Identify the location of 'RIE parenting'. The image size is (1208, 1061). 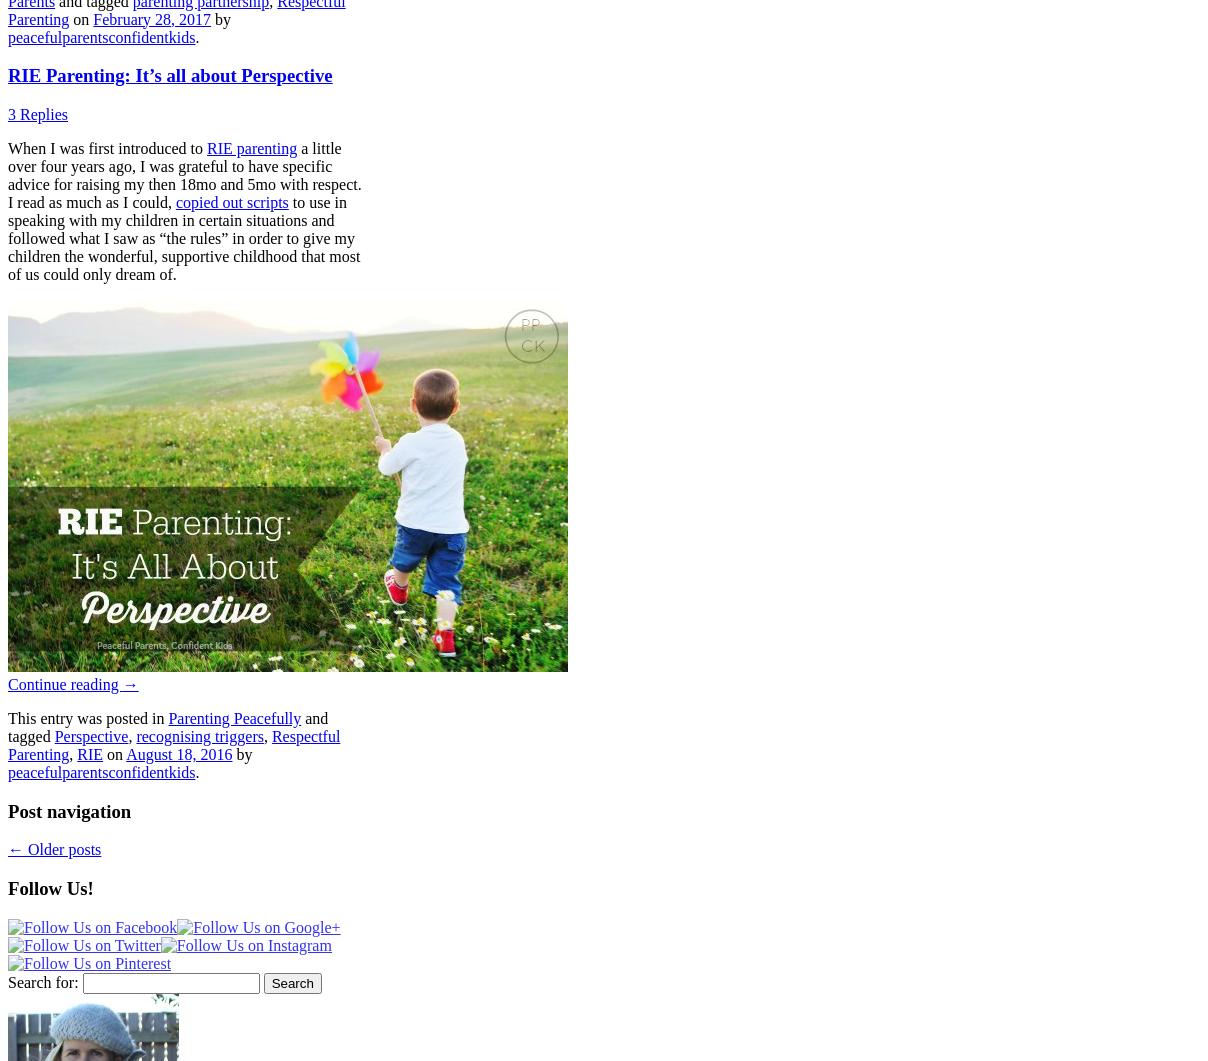
(251, 148).